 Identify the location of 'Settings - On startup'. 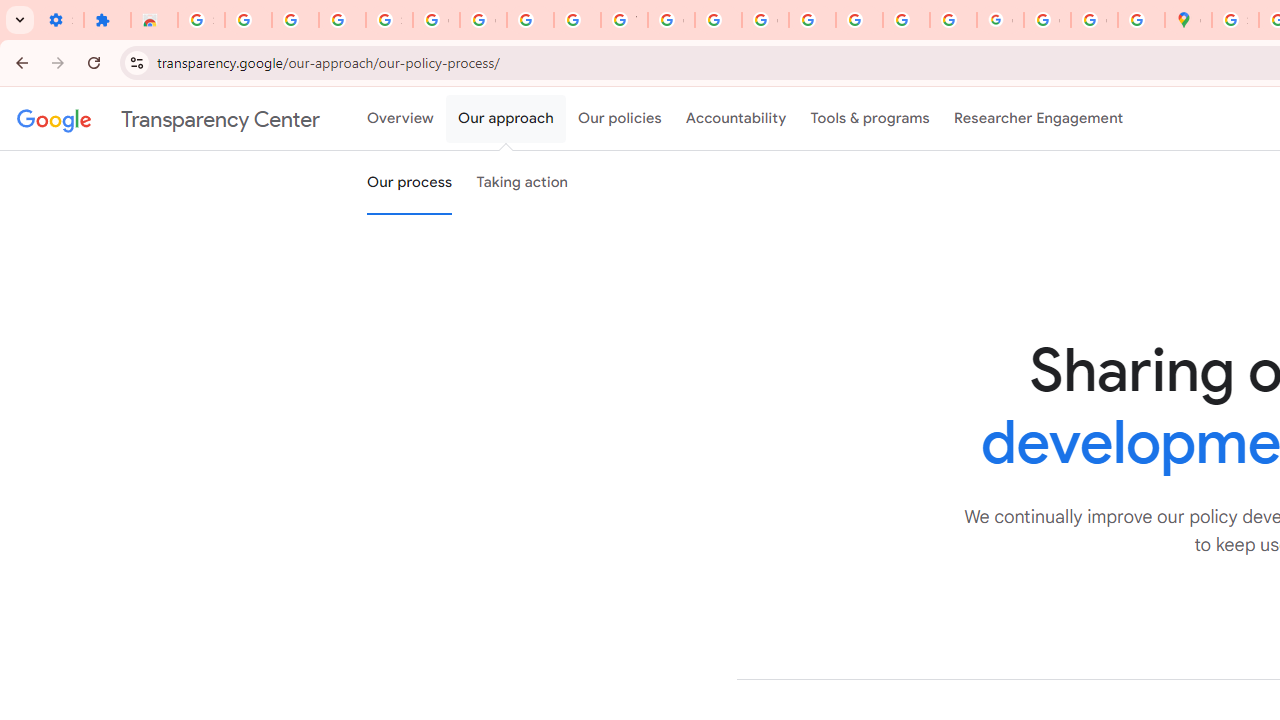
(60, 20).